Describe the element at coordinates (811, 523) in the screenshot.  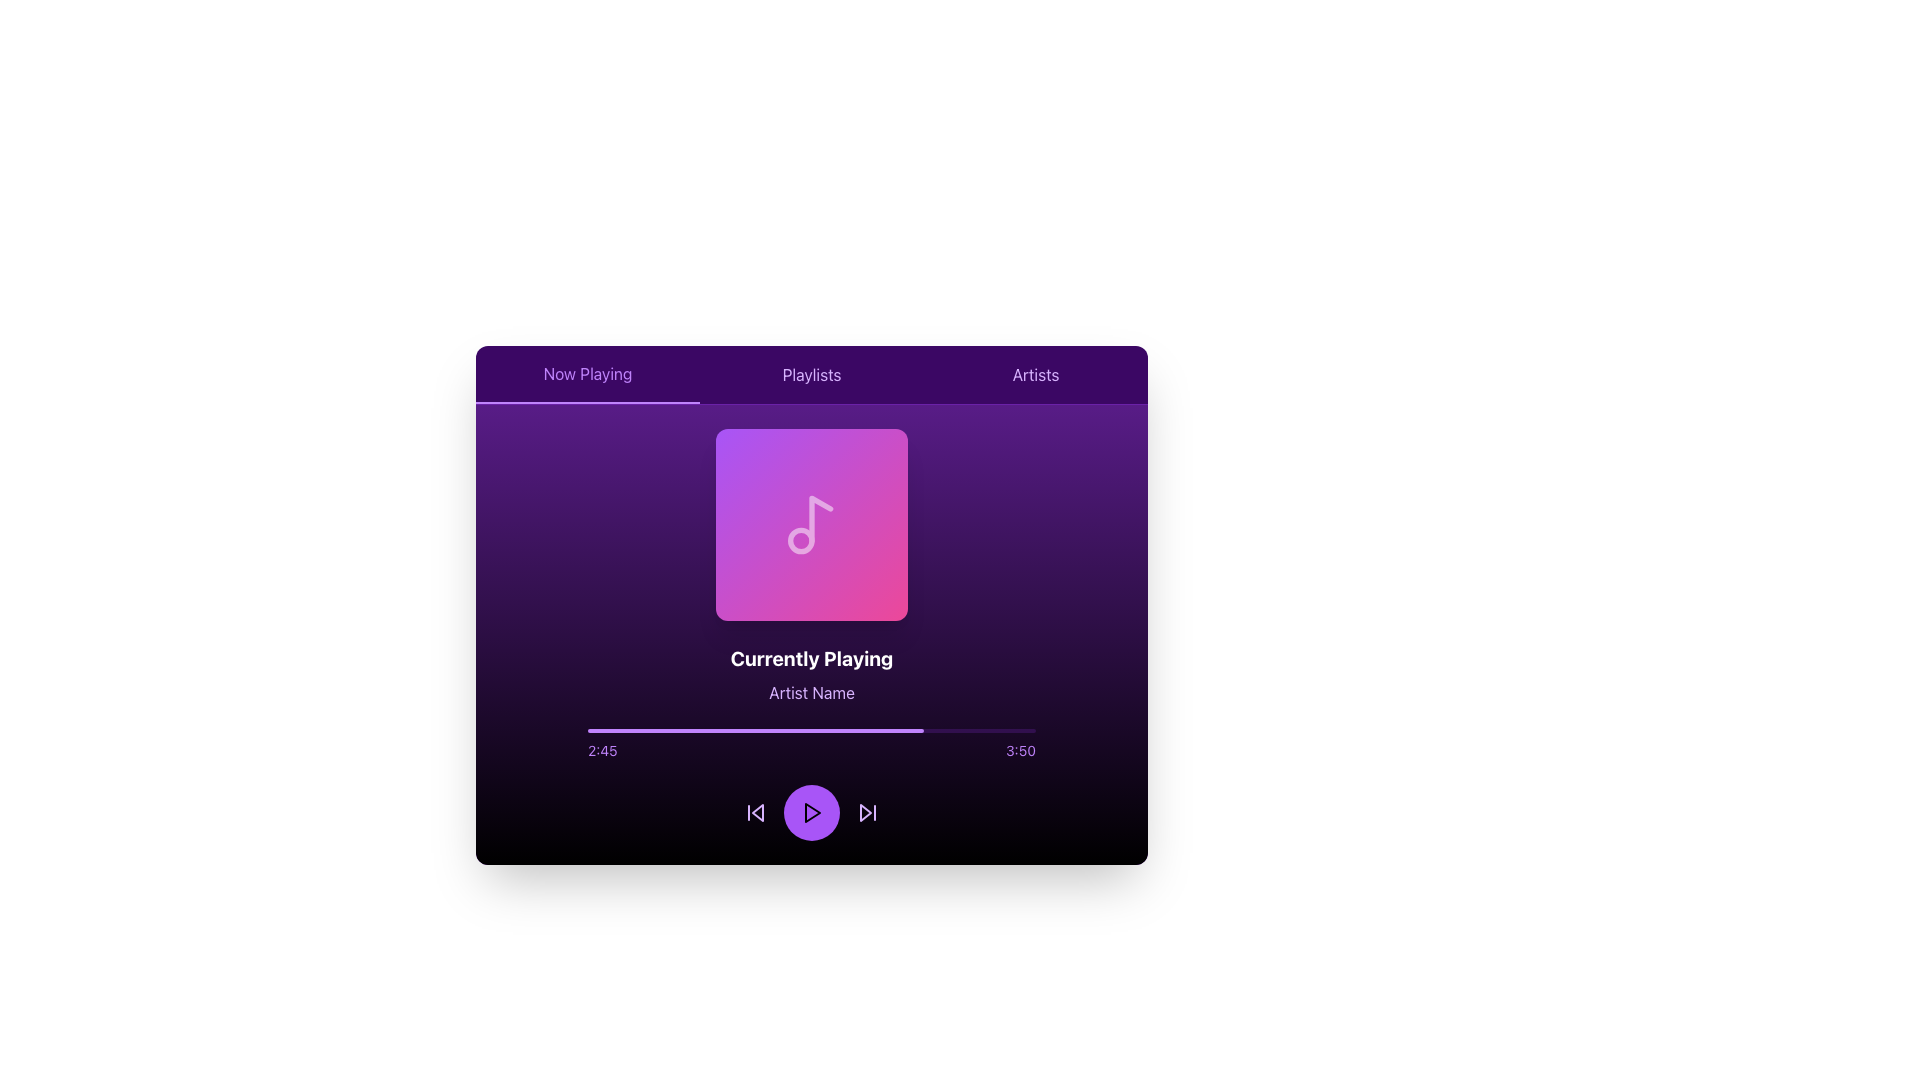
I see `the visual card representing the album cover in the media-playing interface, which is centrally positioned and serves an informational purpose` at that location.